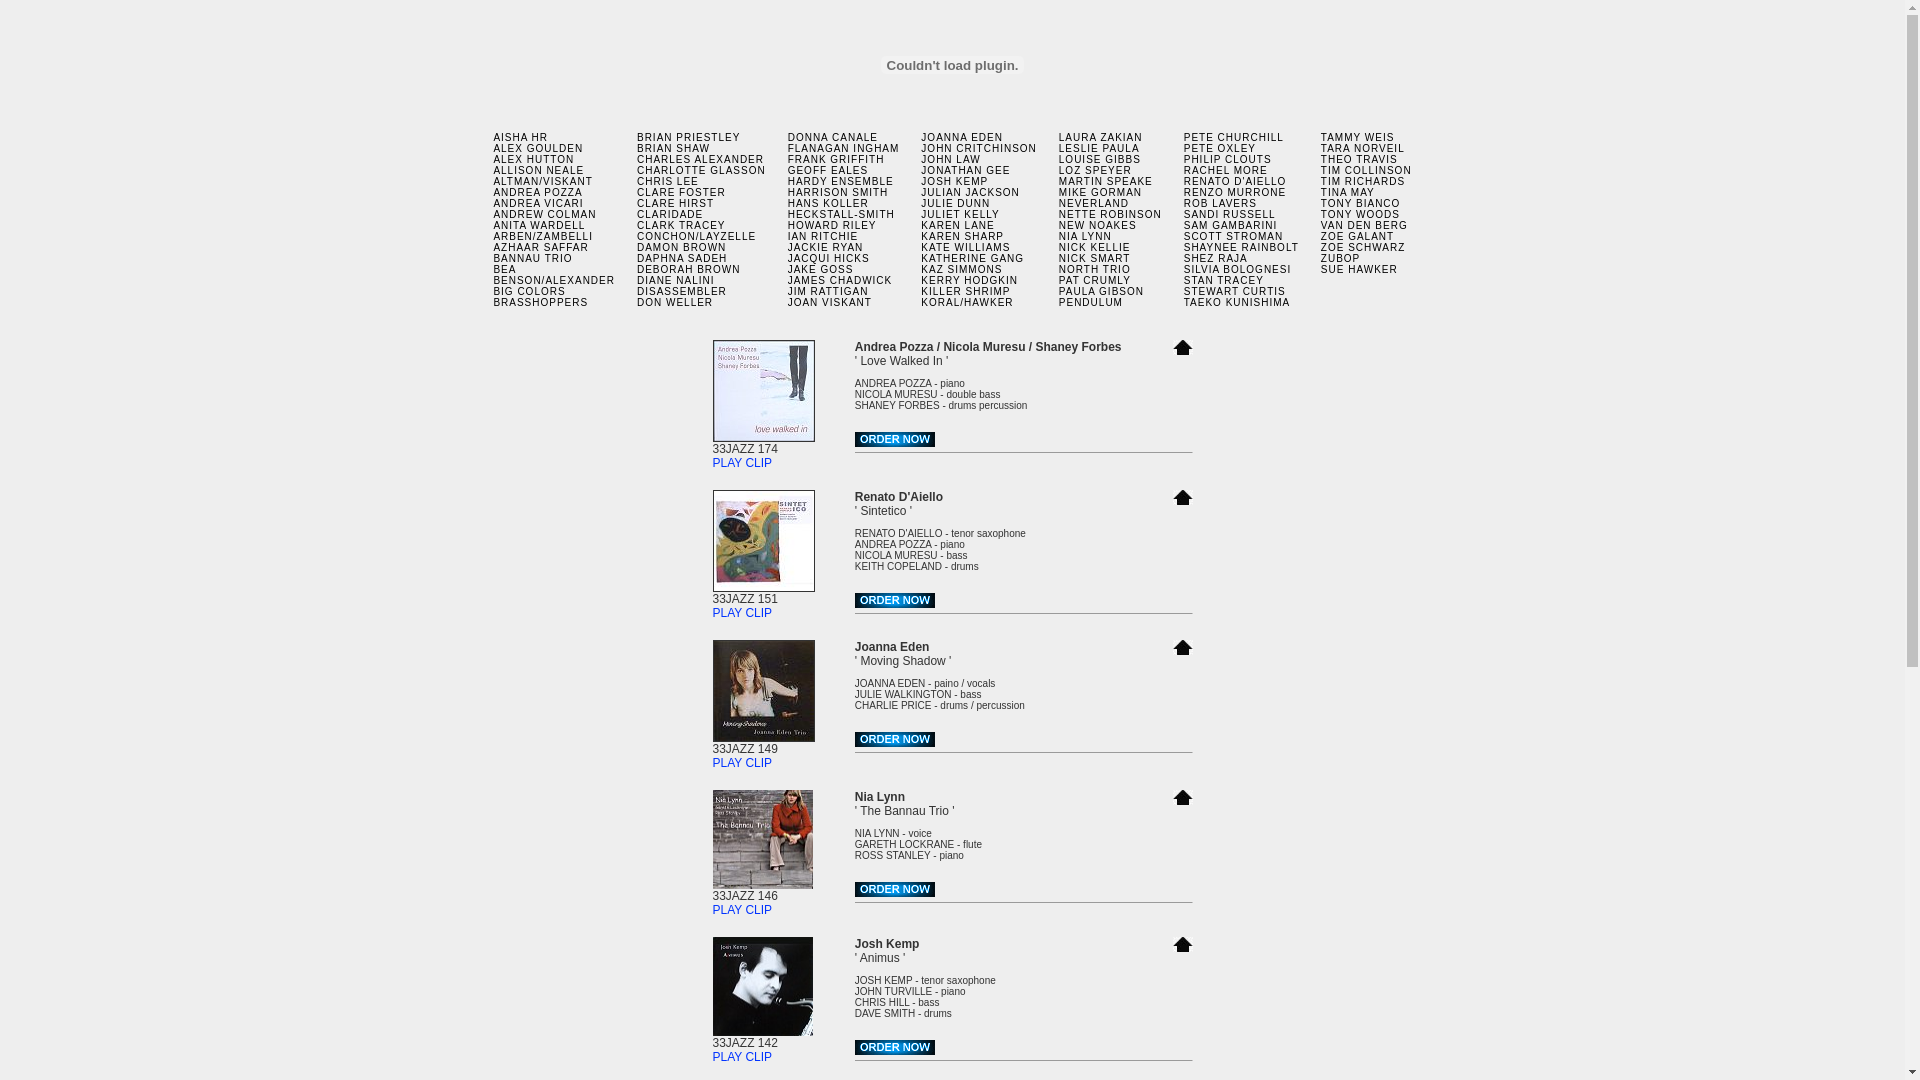  What do you see at coordinates (762, 592) in the screenshot?
I see `'33JAZZ 151'` at bounding box center [762, 592].